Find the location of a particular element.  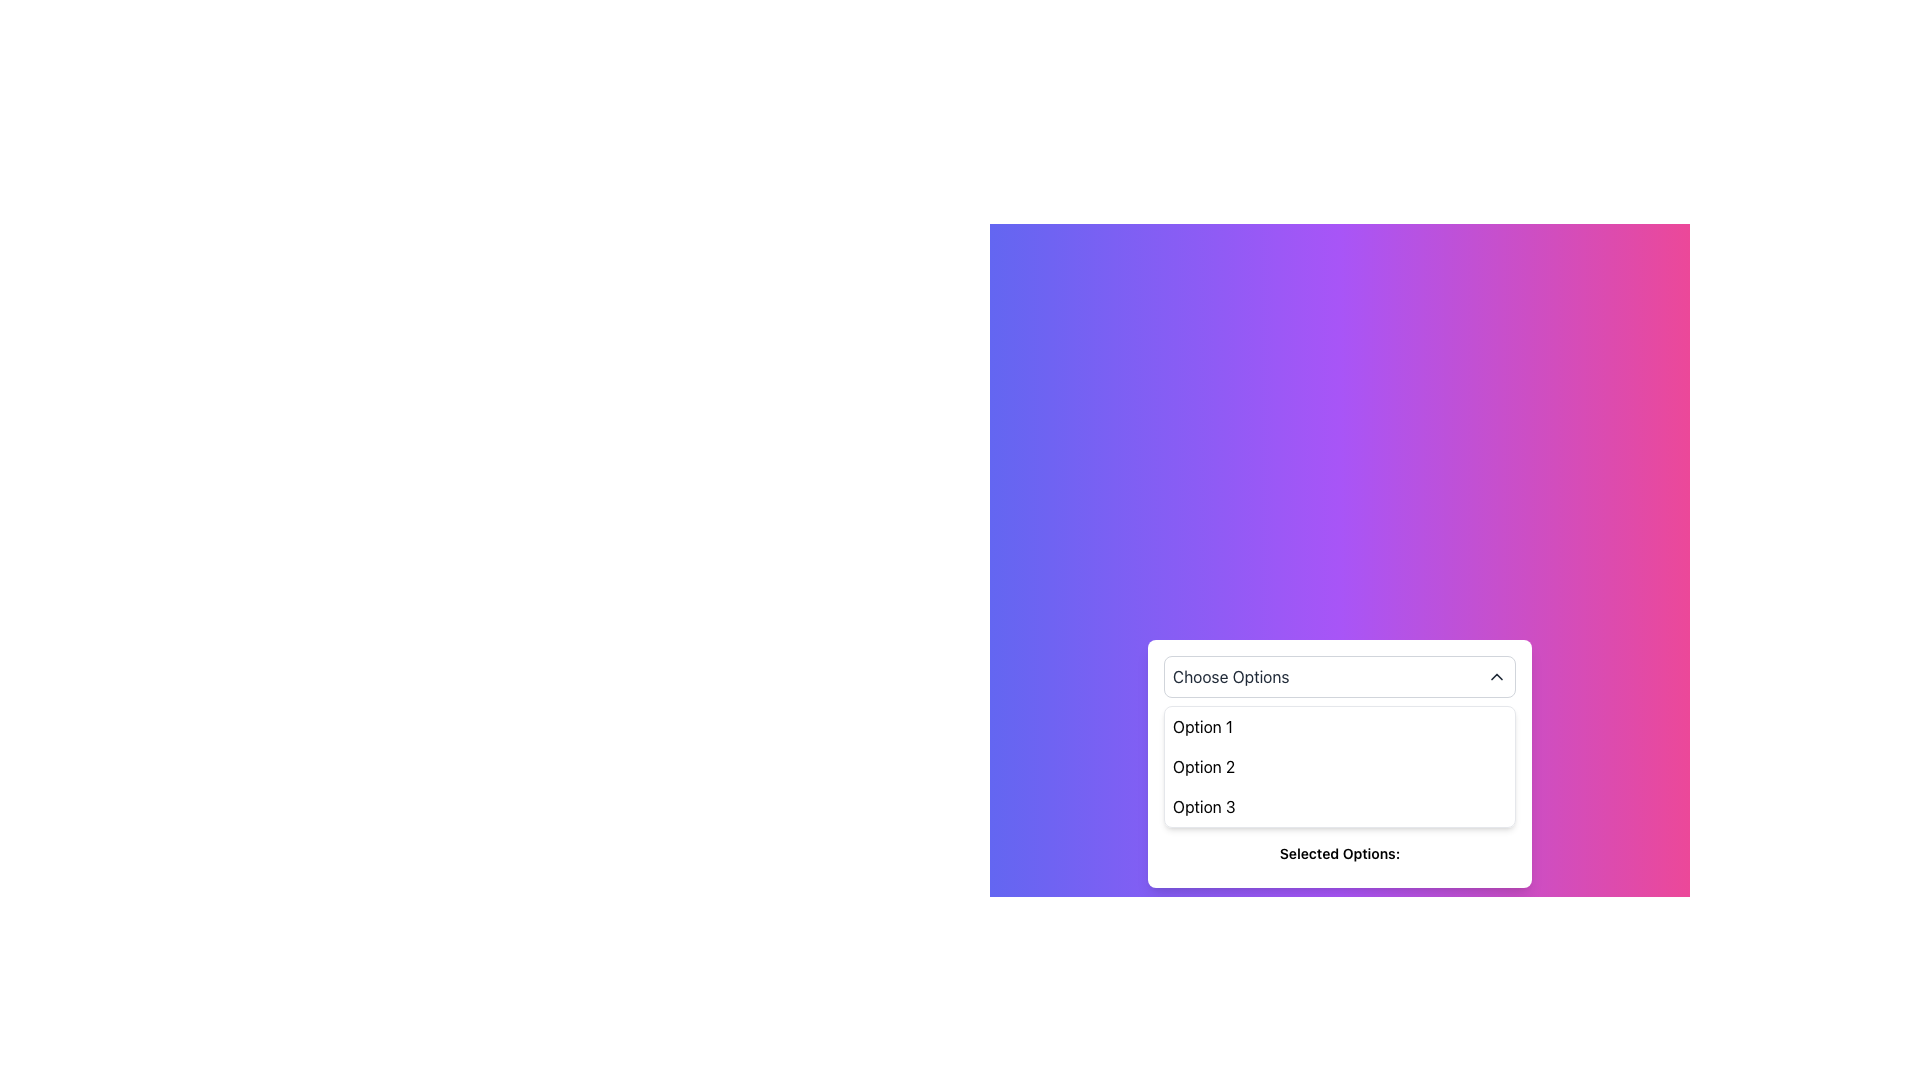

the first entry in the dropdown menu labeled 'Option 1' is located at coordinates (1339, 726).